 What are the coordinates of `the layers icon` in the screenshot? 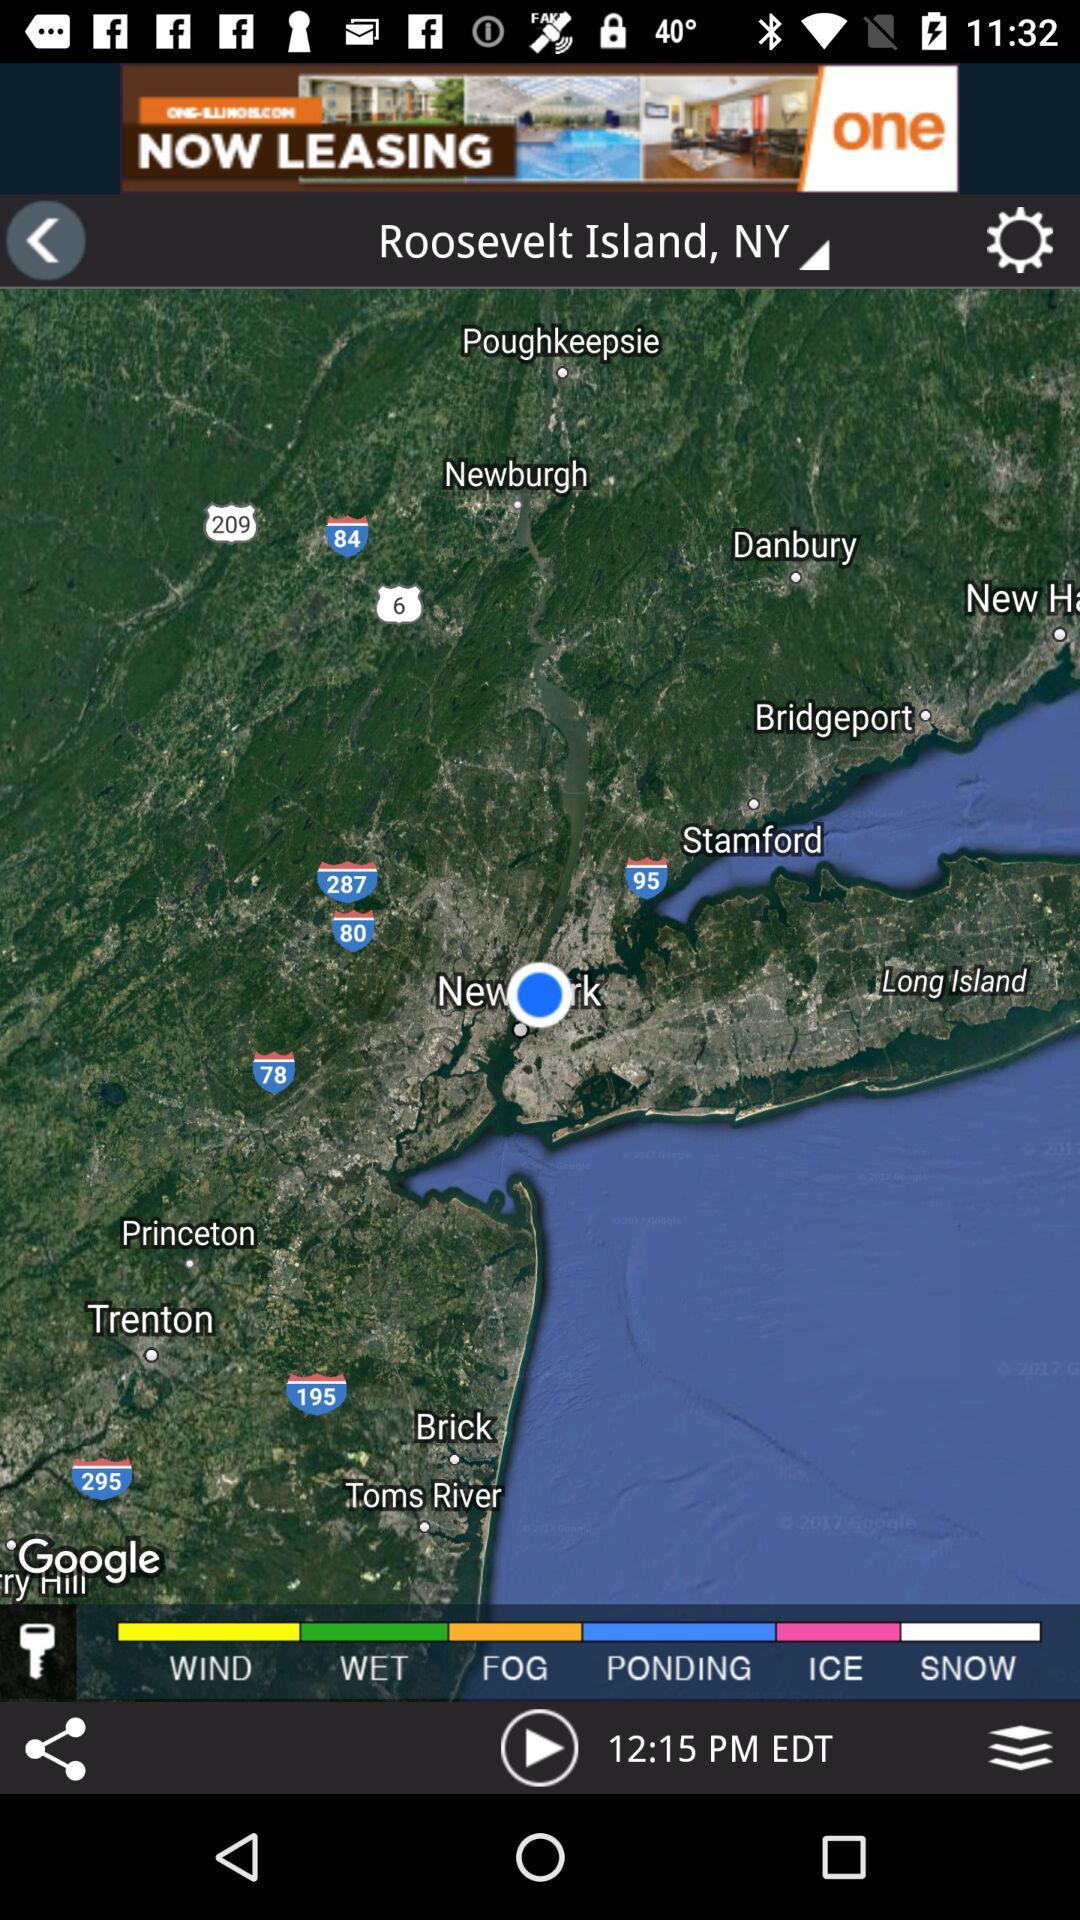 It's located at (1020, 1746).